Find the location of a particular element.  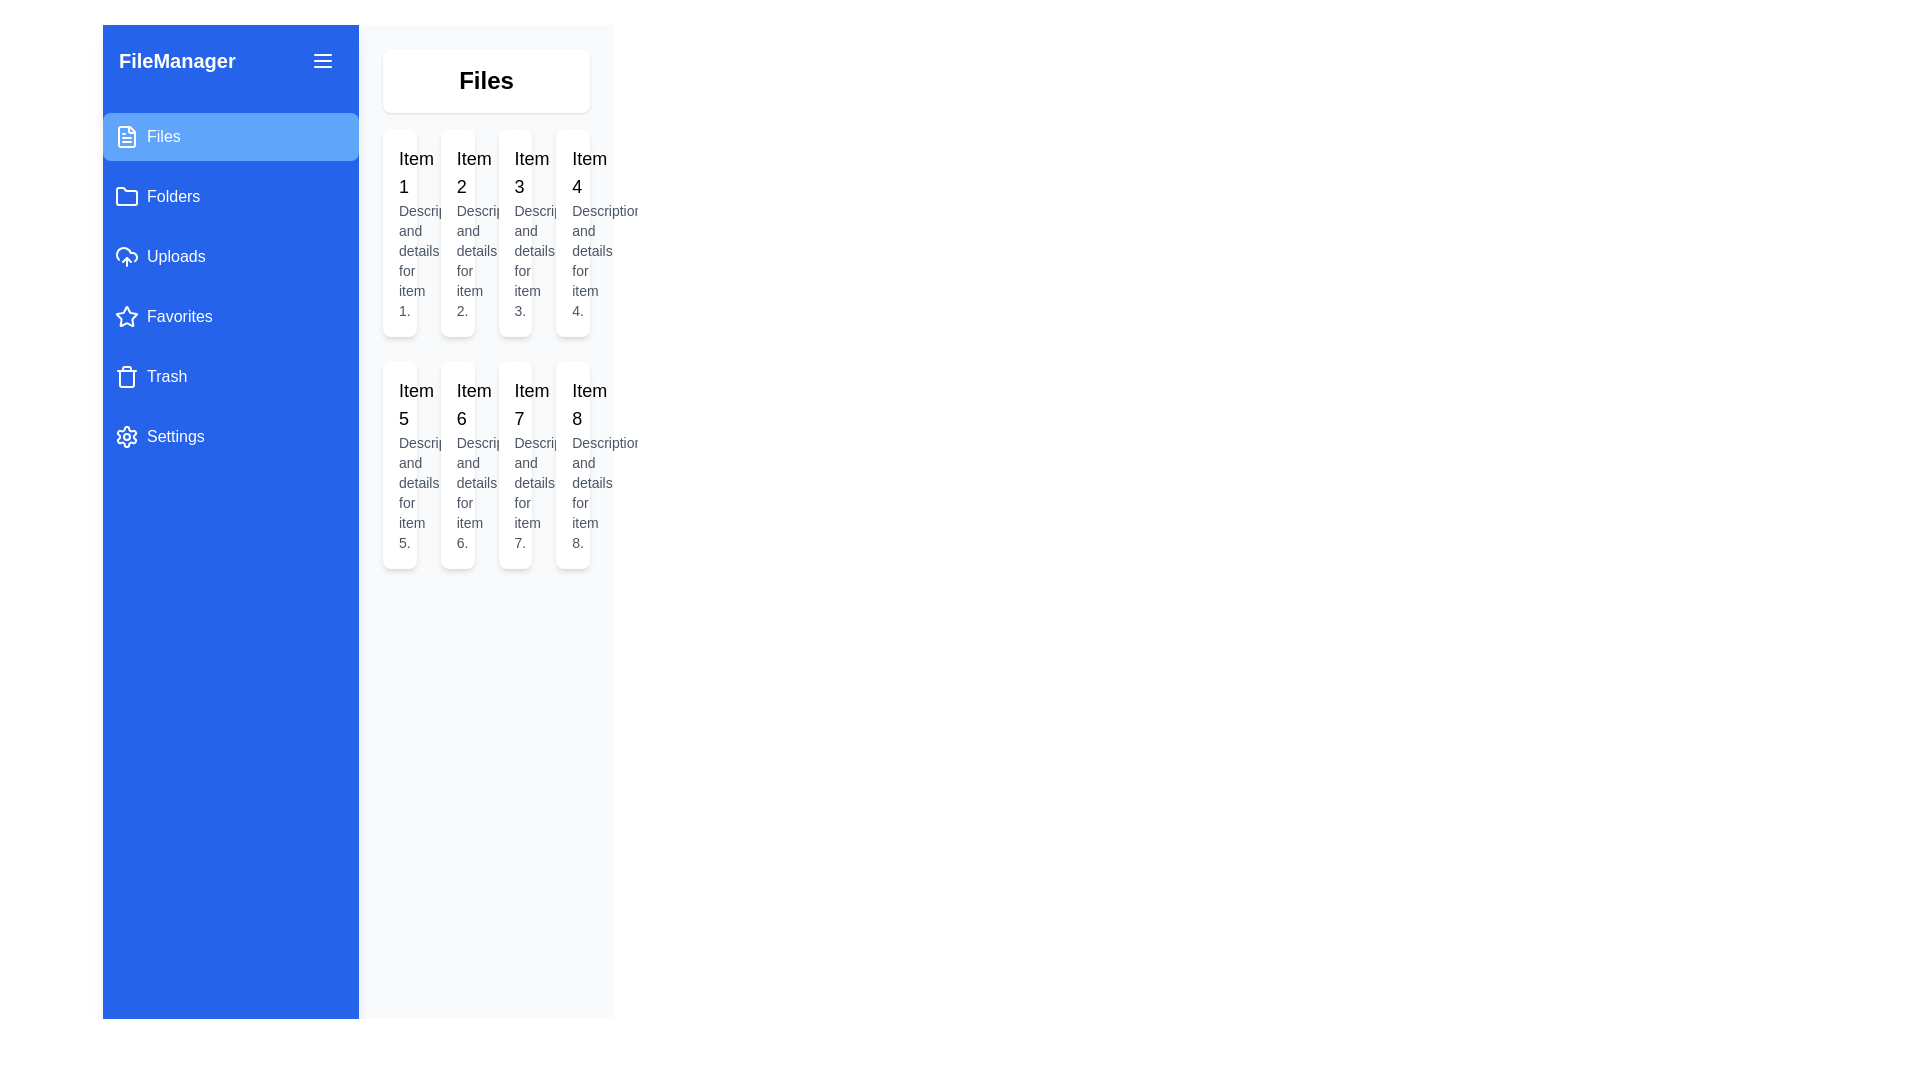

the descriptive text label located in the top row, second column of the grid layout, which provides additional information about 'Item 2' is located at coordinates (456, 260).